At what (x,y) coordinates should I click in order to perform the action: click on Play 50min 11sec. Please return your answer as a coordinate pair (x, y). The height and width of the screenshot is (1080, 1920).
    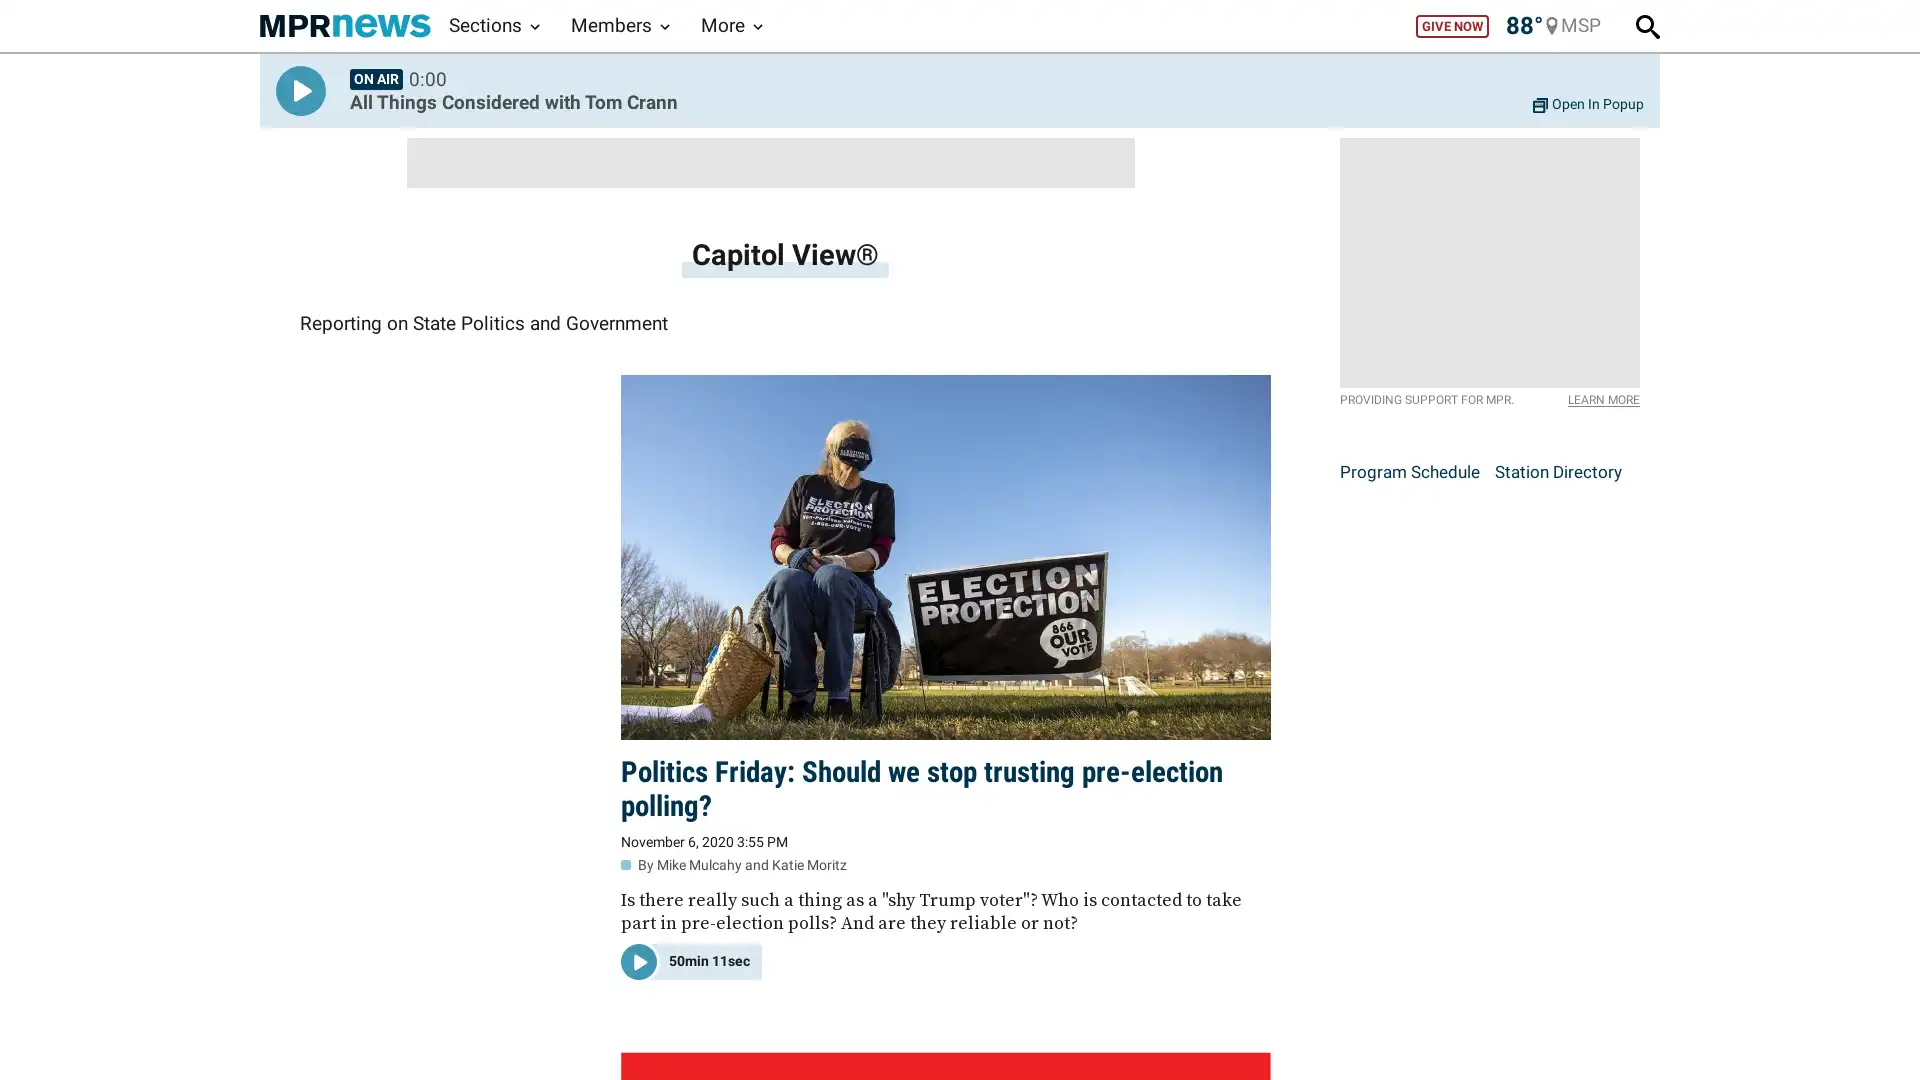
    Looking at the image, I should click on (691, 959).